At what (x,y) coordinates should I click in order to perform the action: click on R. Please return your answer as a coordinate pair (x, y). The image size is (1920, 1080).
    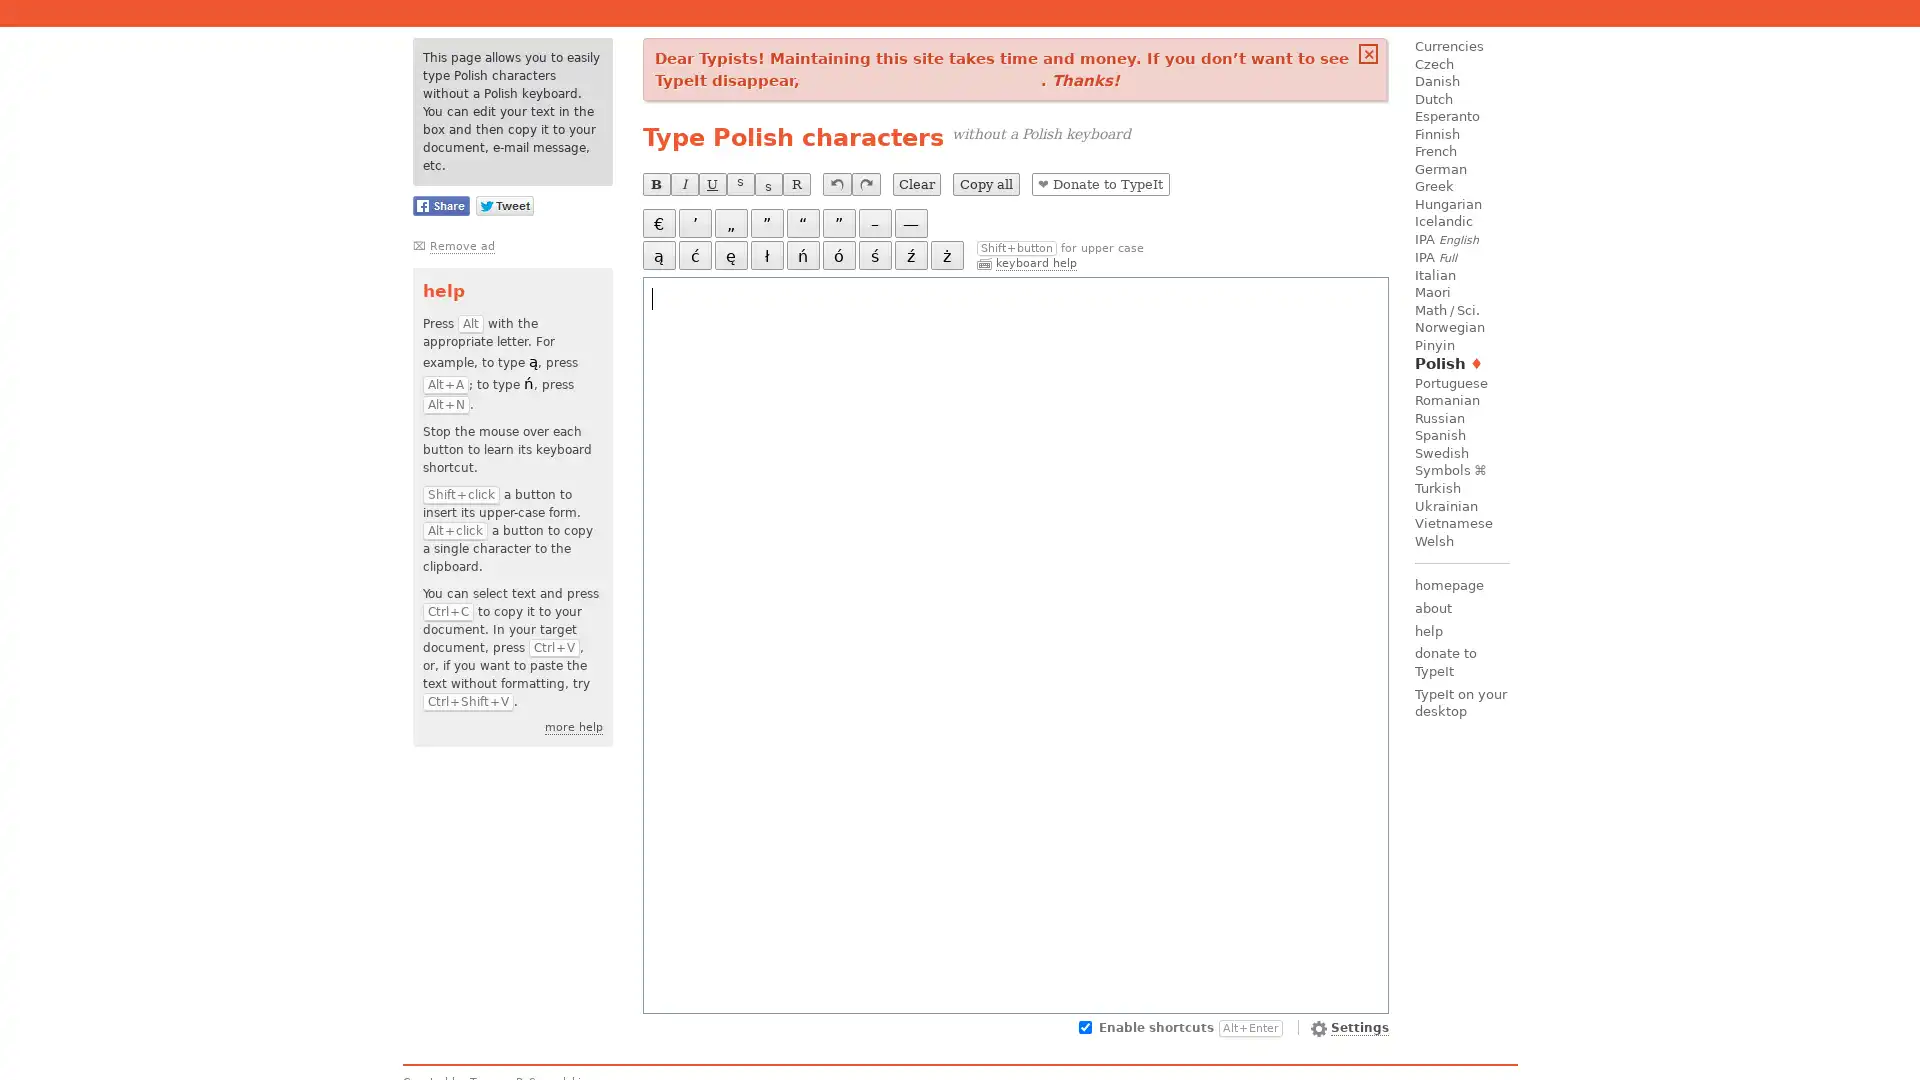
    Looking at the image, I should click on (795, 184).